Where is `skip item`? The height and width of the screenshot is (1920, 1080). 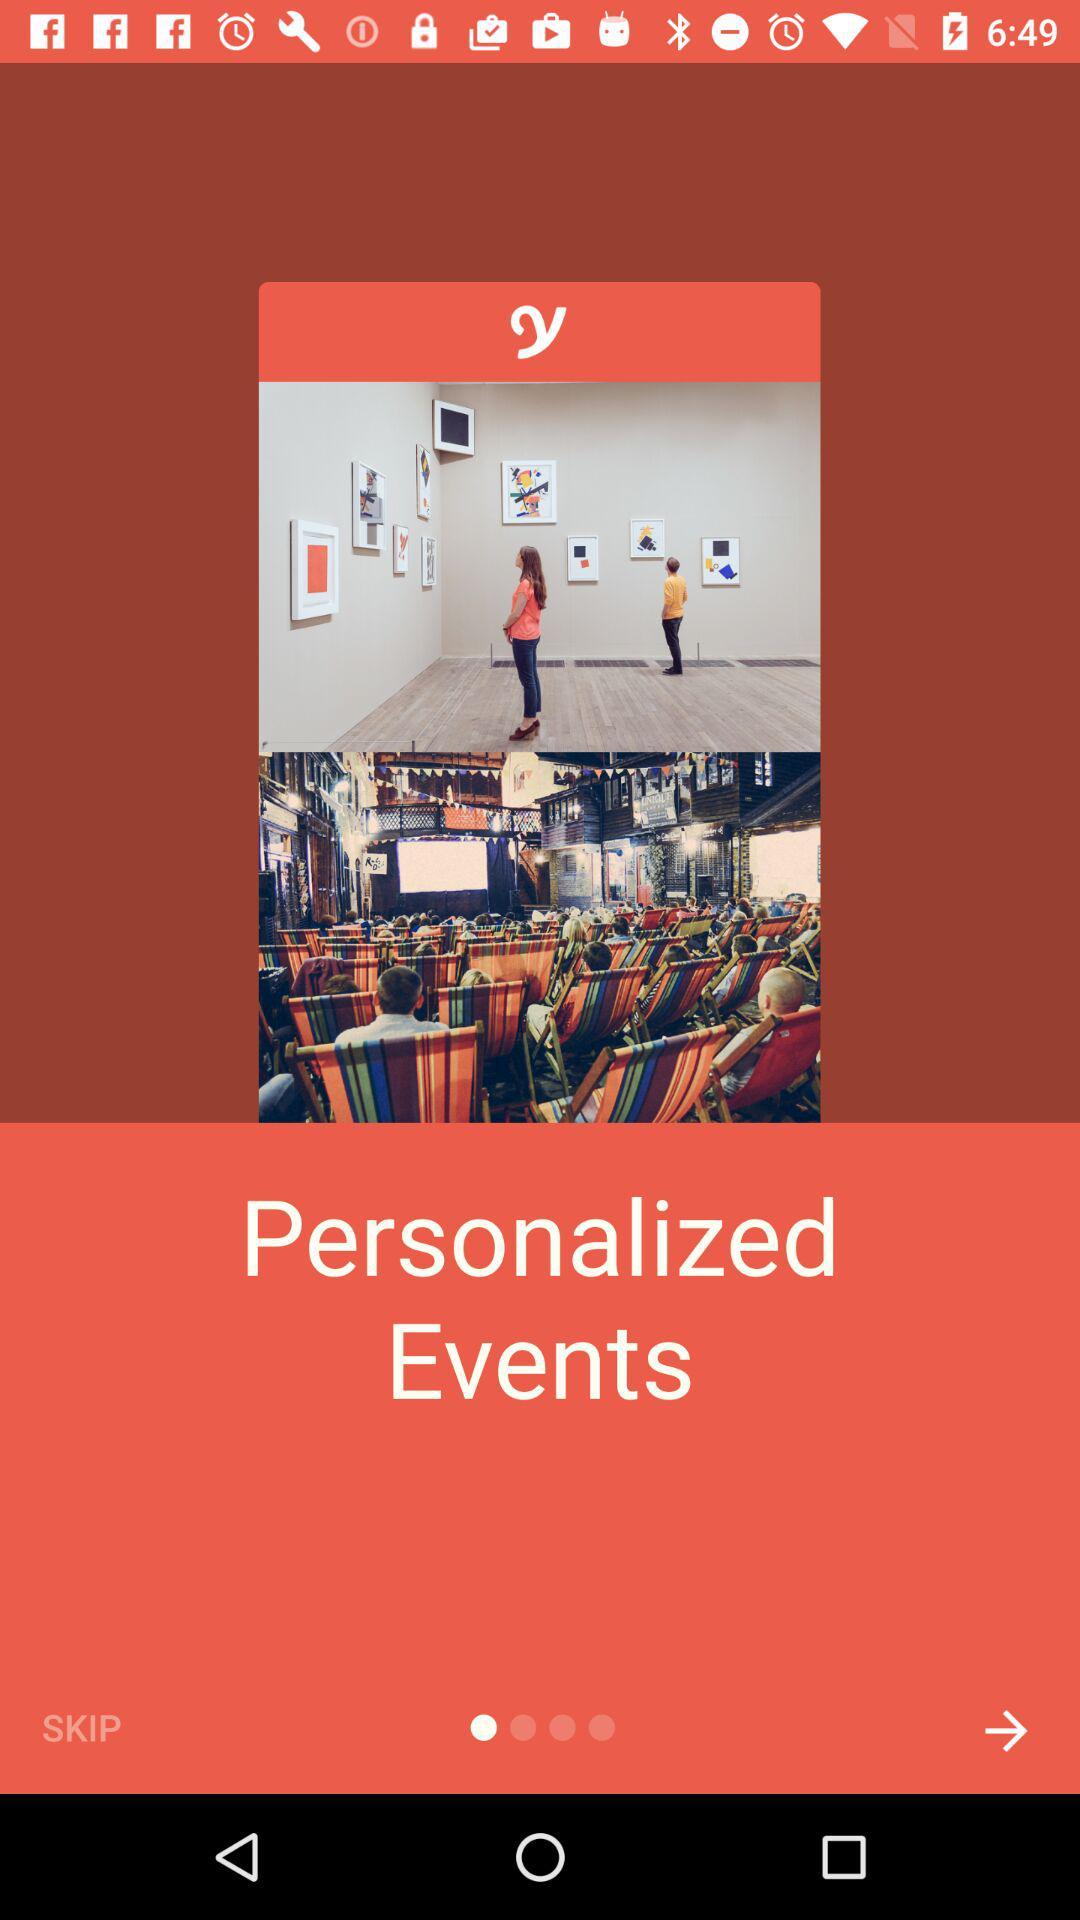
skip item is located at coordinates (115, 1726).